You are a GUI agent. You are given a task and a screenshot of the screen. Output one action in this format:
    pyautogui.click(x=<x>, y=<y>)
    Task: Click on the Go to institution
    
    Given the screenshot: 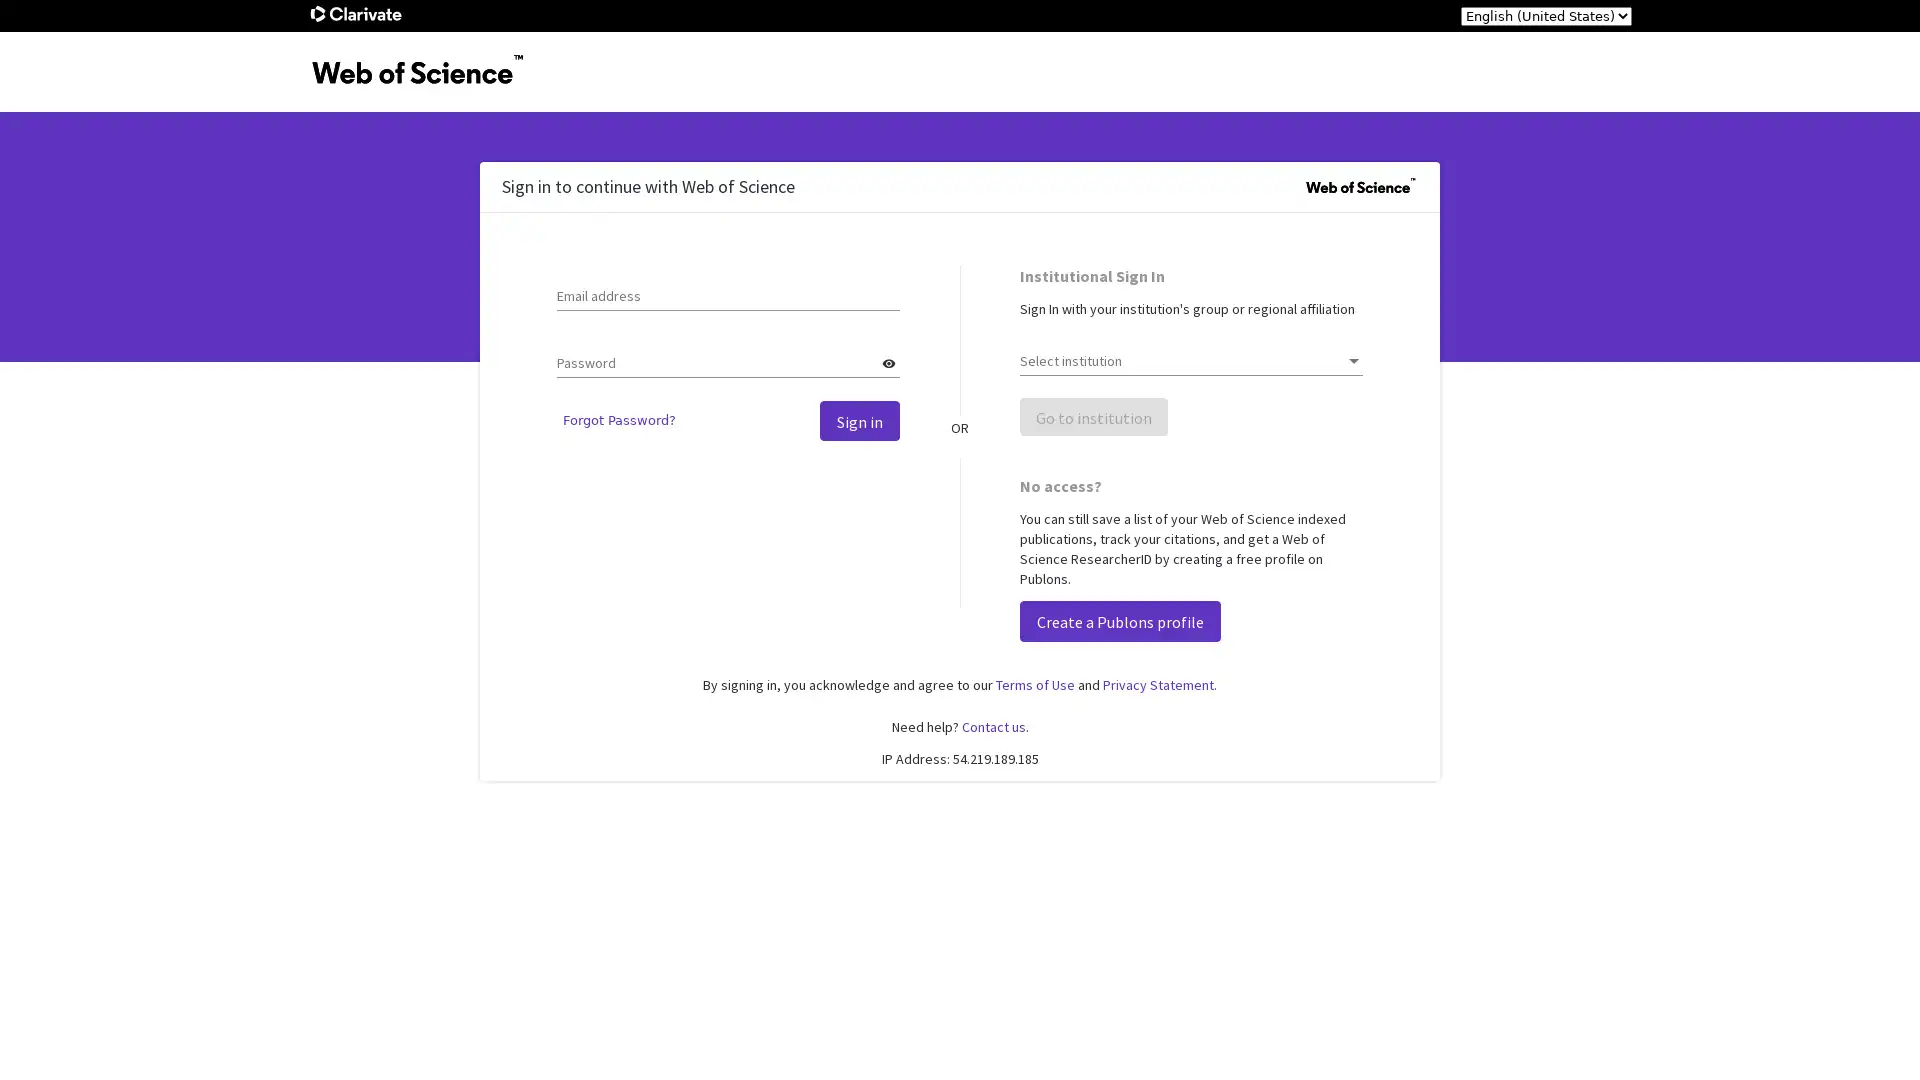 What is the action you would take?
    pyautogui.click(x=1093, y=415)
    